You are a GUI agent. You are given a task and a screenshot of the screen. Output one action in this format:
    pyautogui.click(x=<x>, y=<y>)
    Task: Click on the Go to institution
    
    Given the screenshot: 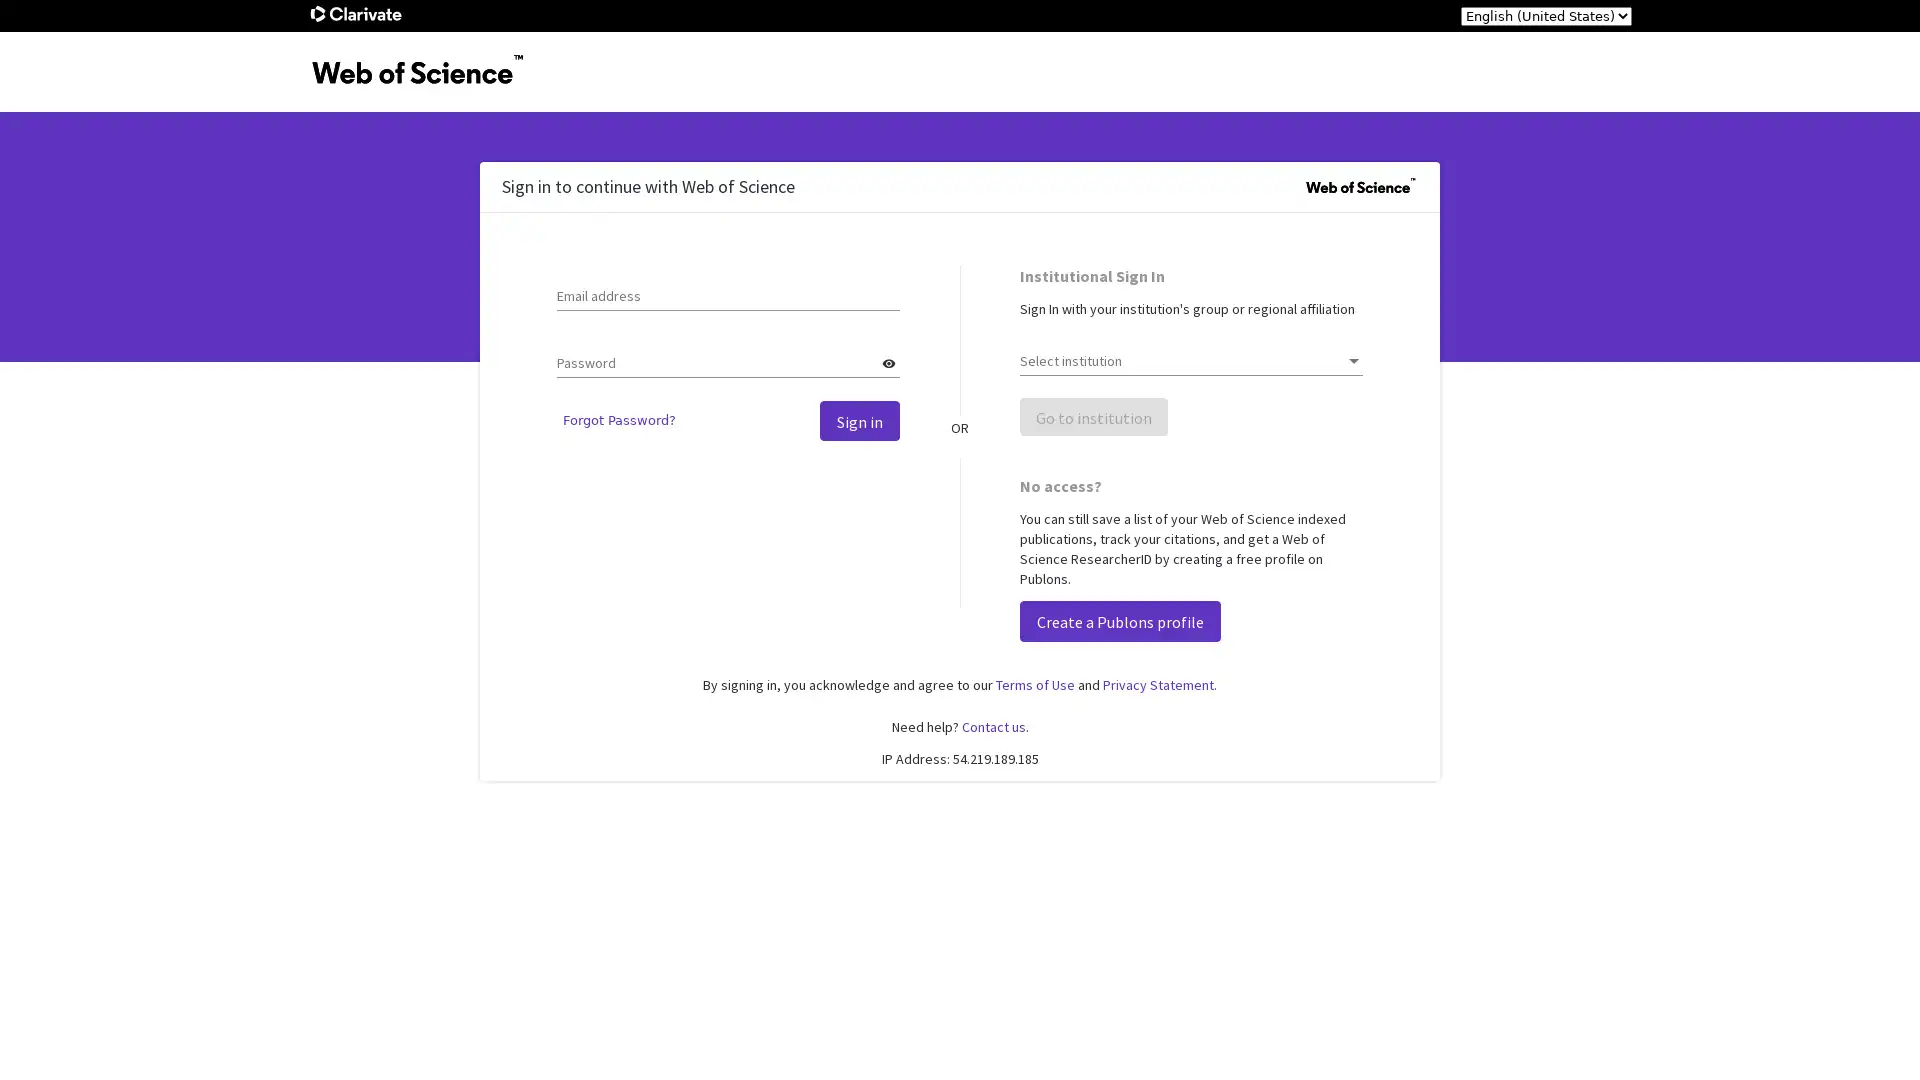 What is the action you would take?
    pyautogui.click(x=1093, y=415)
    